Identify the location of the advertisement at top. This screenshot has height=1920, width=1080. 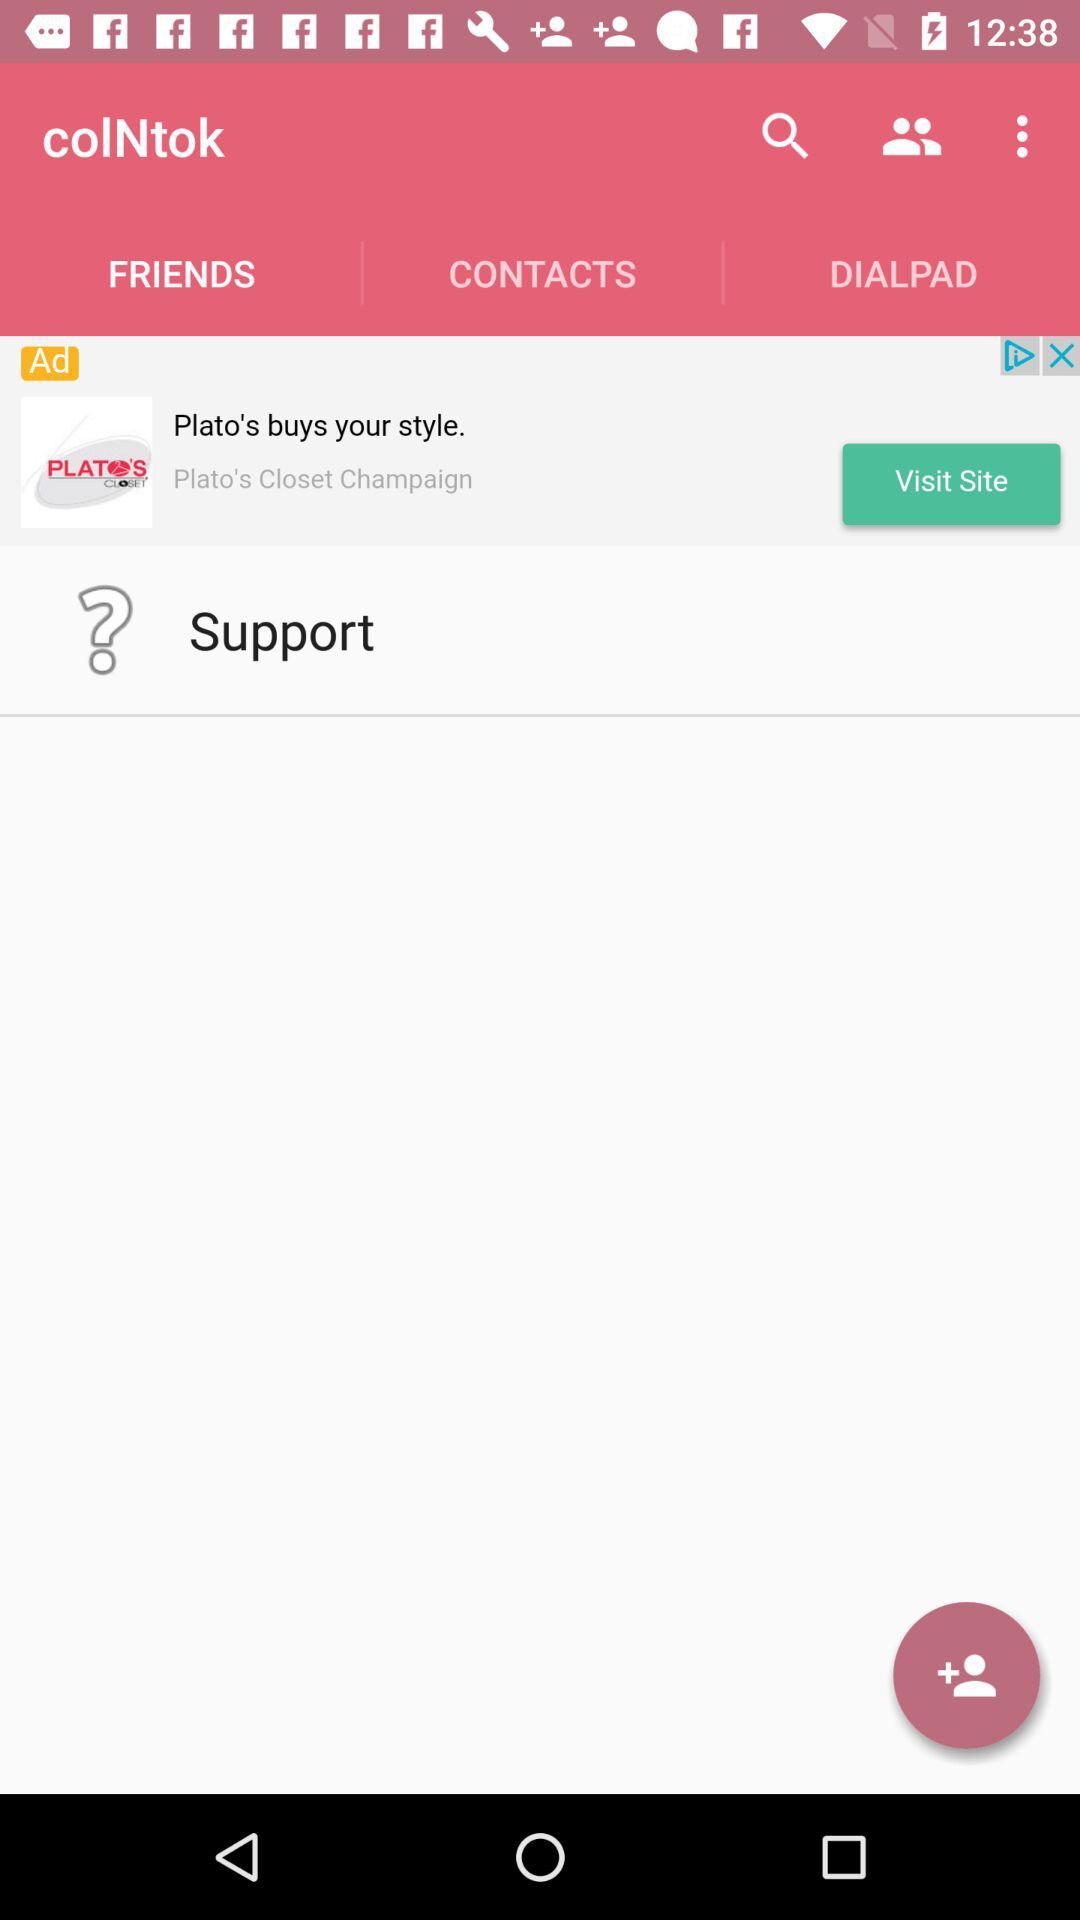
(540, 440).